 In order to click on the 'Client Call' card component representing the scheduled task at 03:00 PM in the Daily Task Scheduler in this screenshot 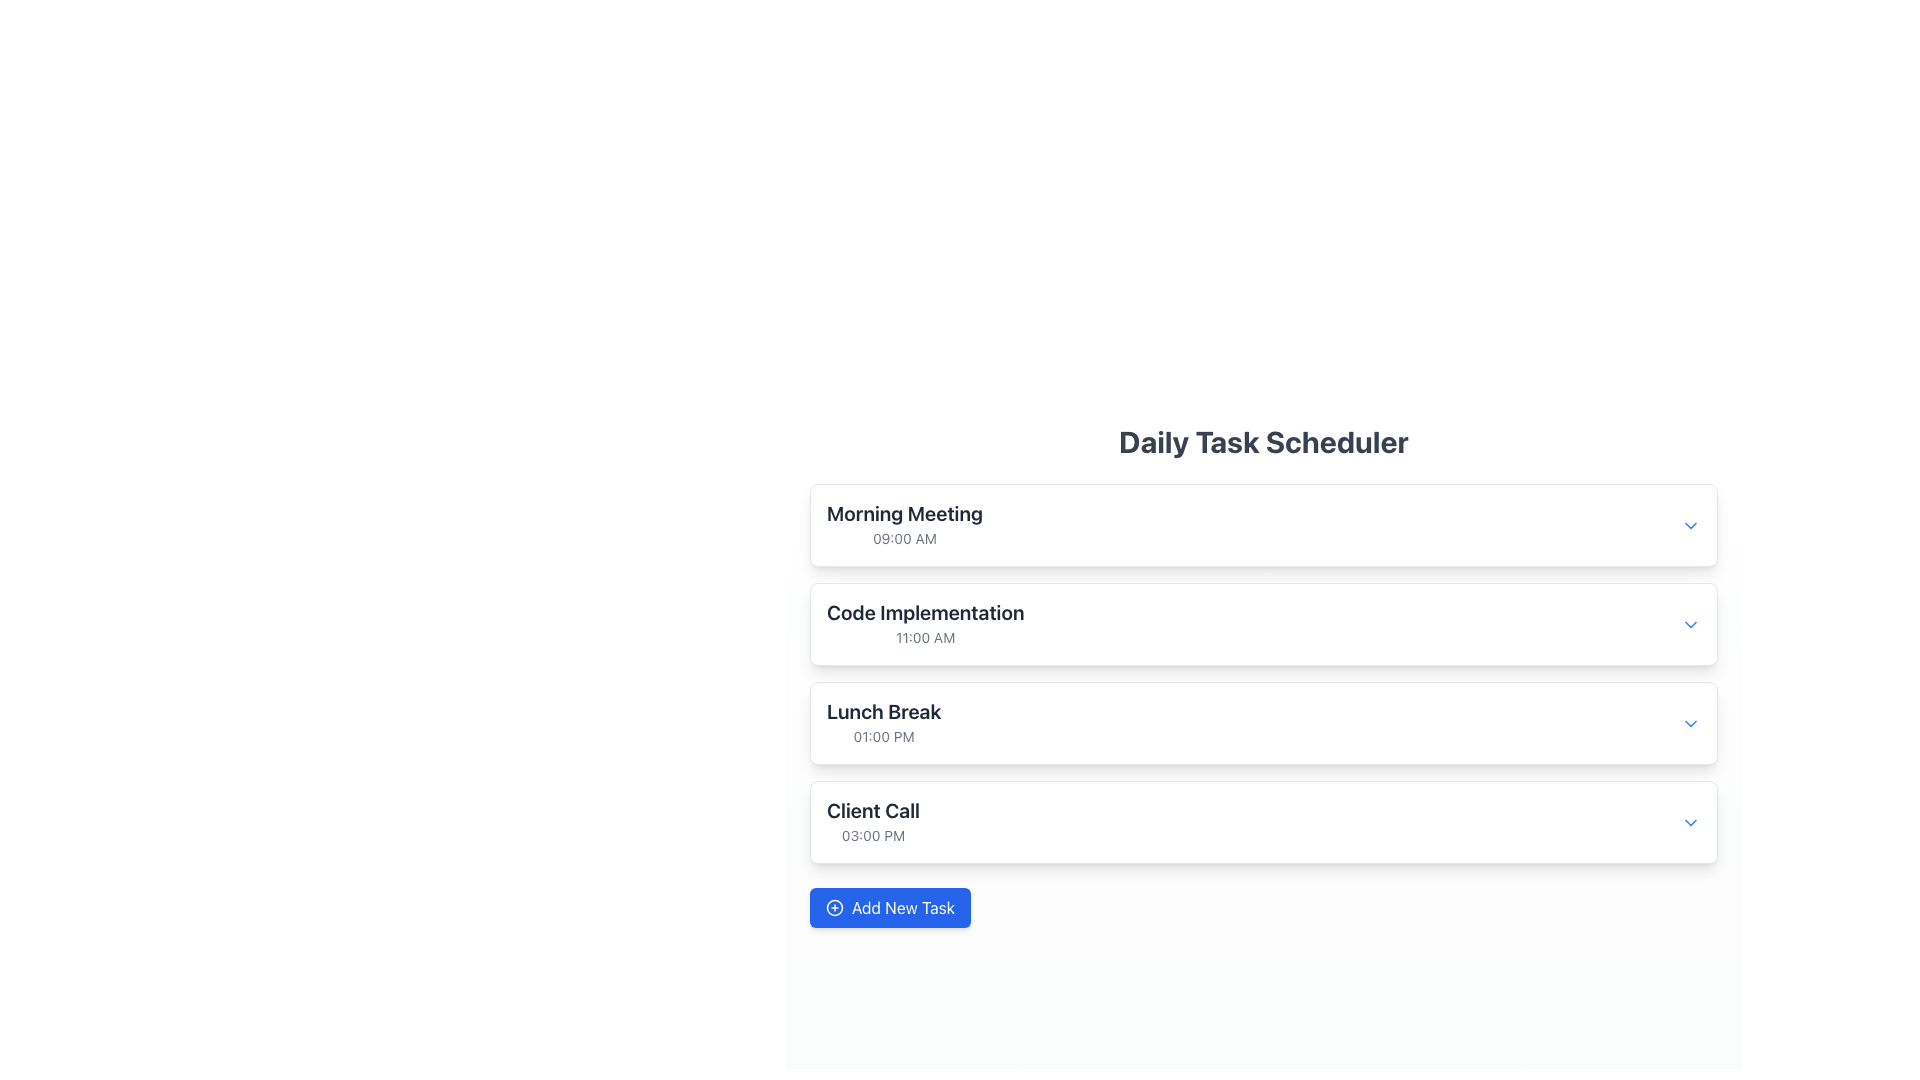, I will do `click(1262, 821)`.